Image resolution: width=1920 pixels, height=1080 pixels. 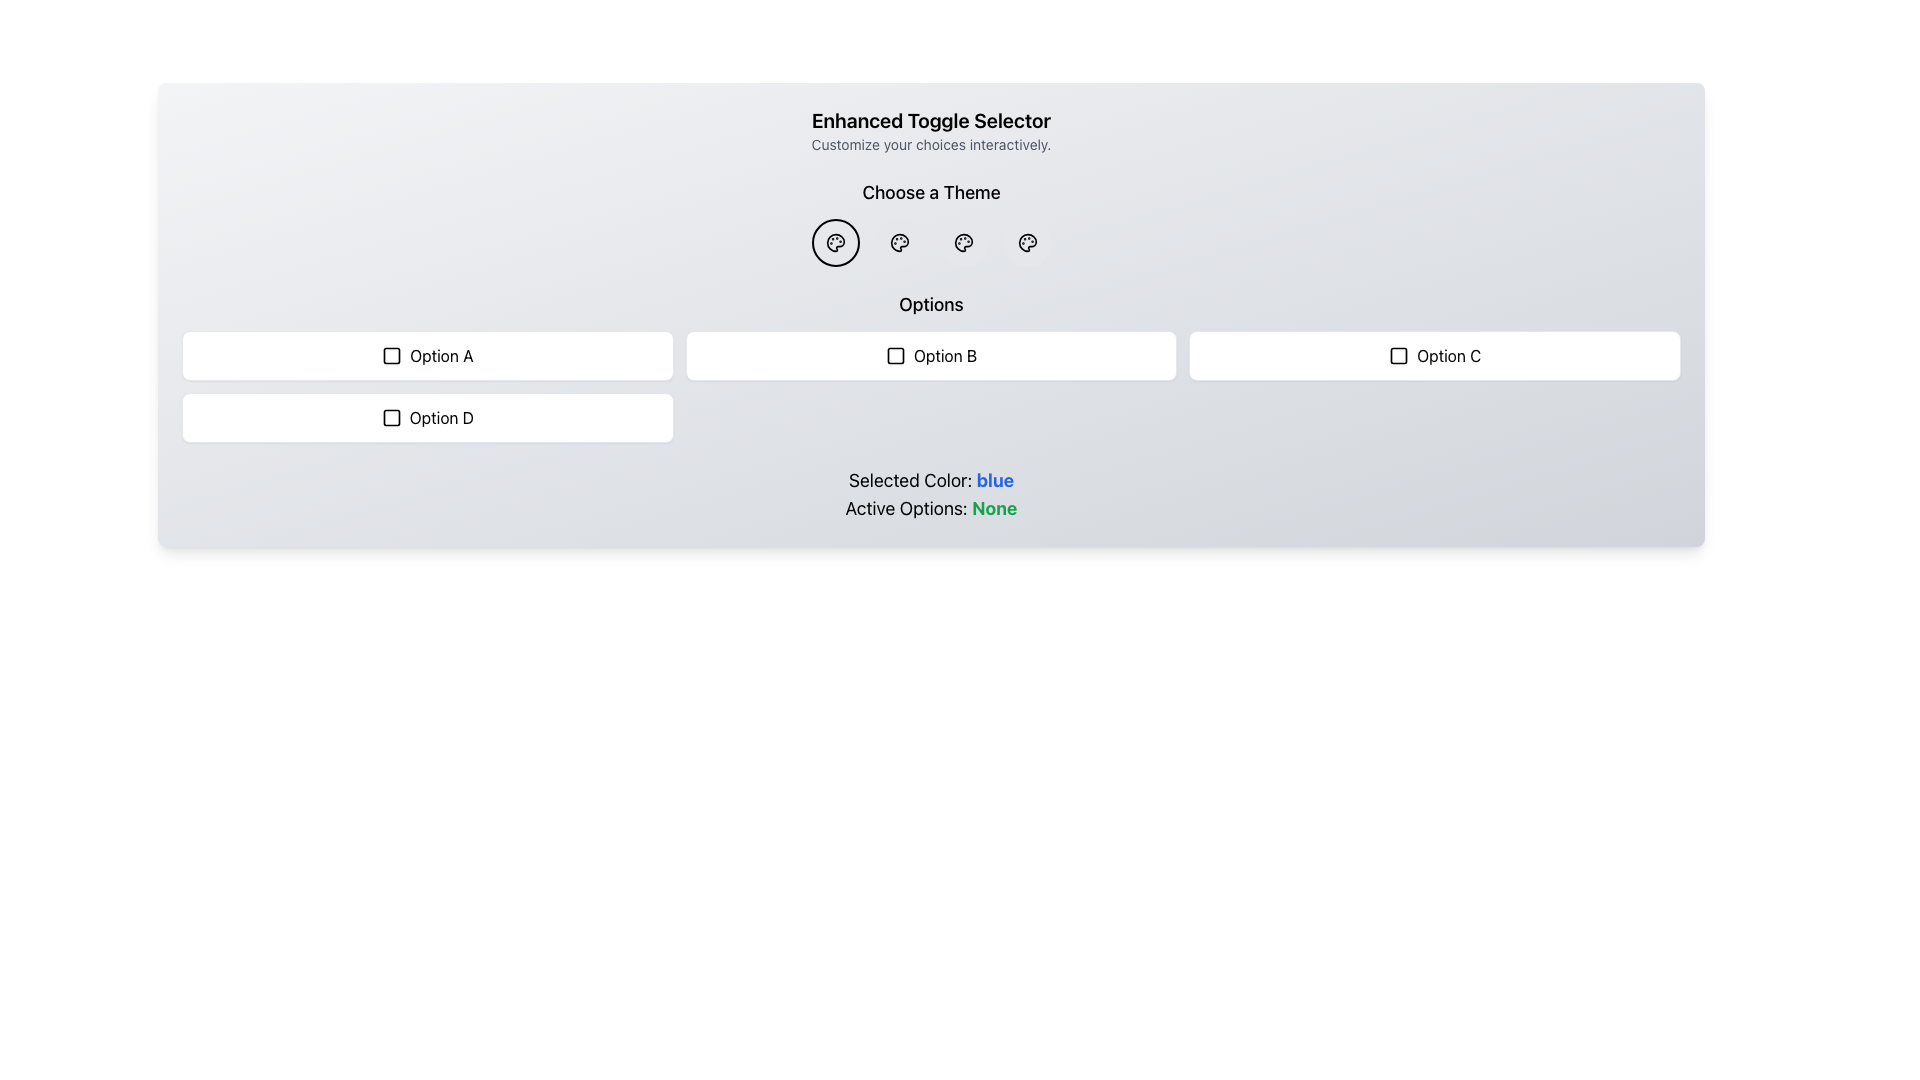 I want to click on the static text element located at the top-central part of the interface, which serves as a section header informing users about the functionality of the area below it, so click(x=930, y=120).